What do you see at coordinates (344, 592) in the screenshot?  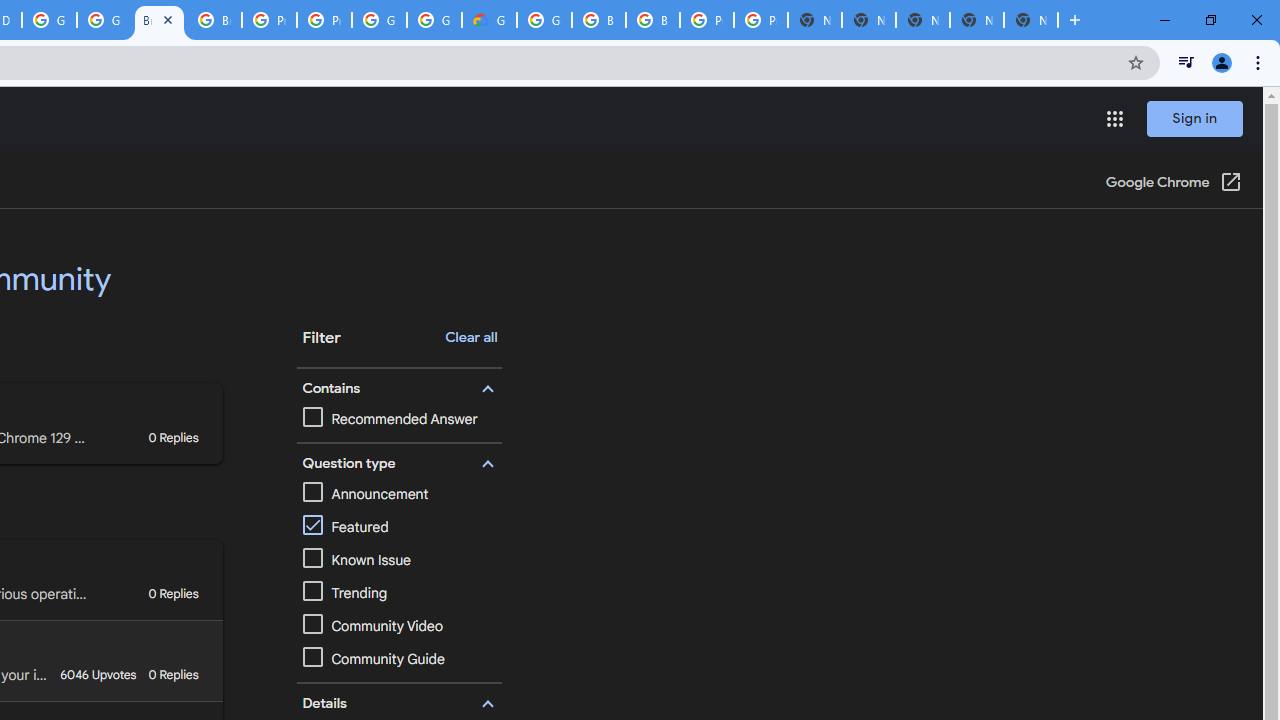 I see `'Trending'` at bounding box center [344, 592].